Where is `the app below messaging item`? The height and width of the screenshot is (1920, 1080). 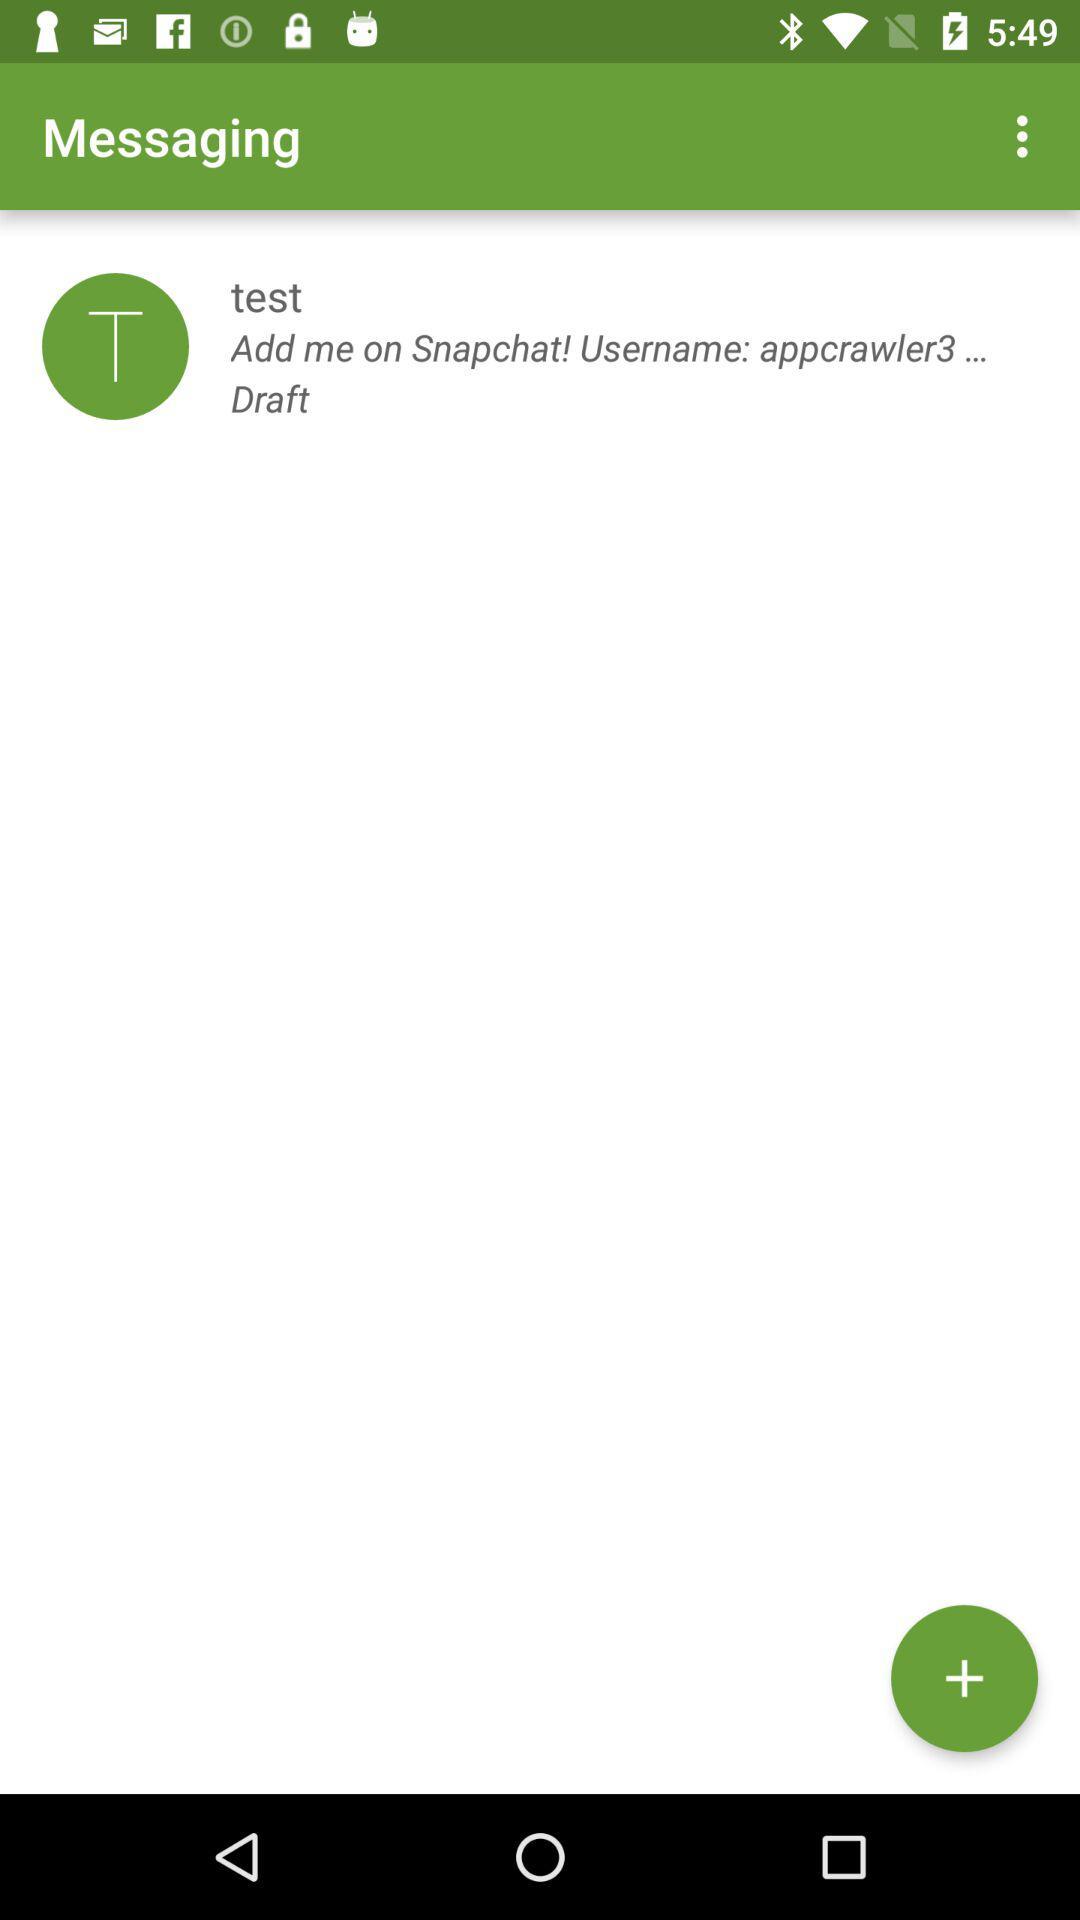
the app below messaging item is located at coordinates (115, 346).